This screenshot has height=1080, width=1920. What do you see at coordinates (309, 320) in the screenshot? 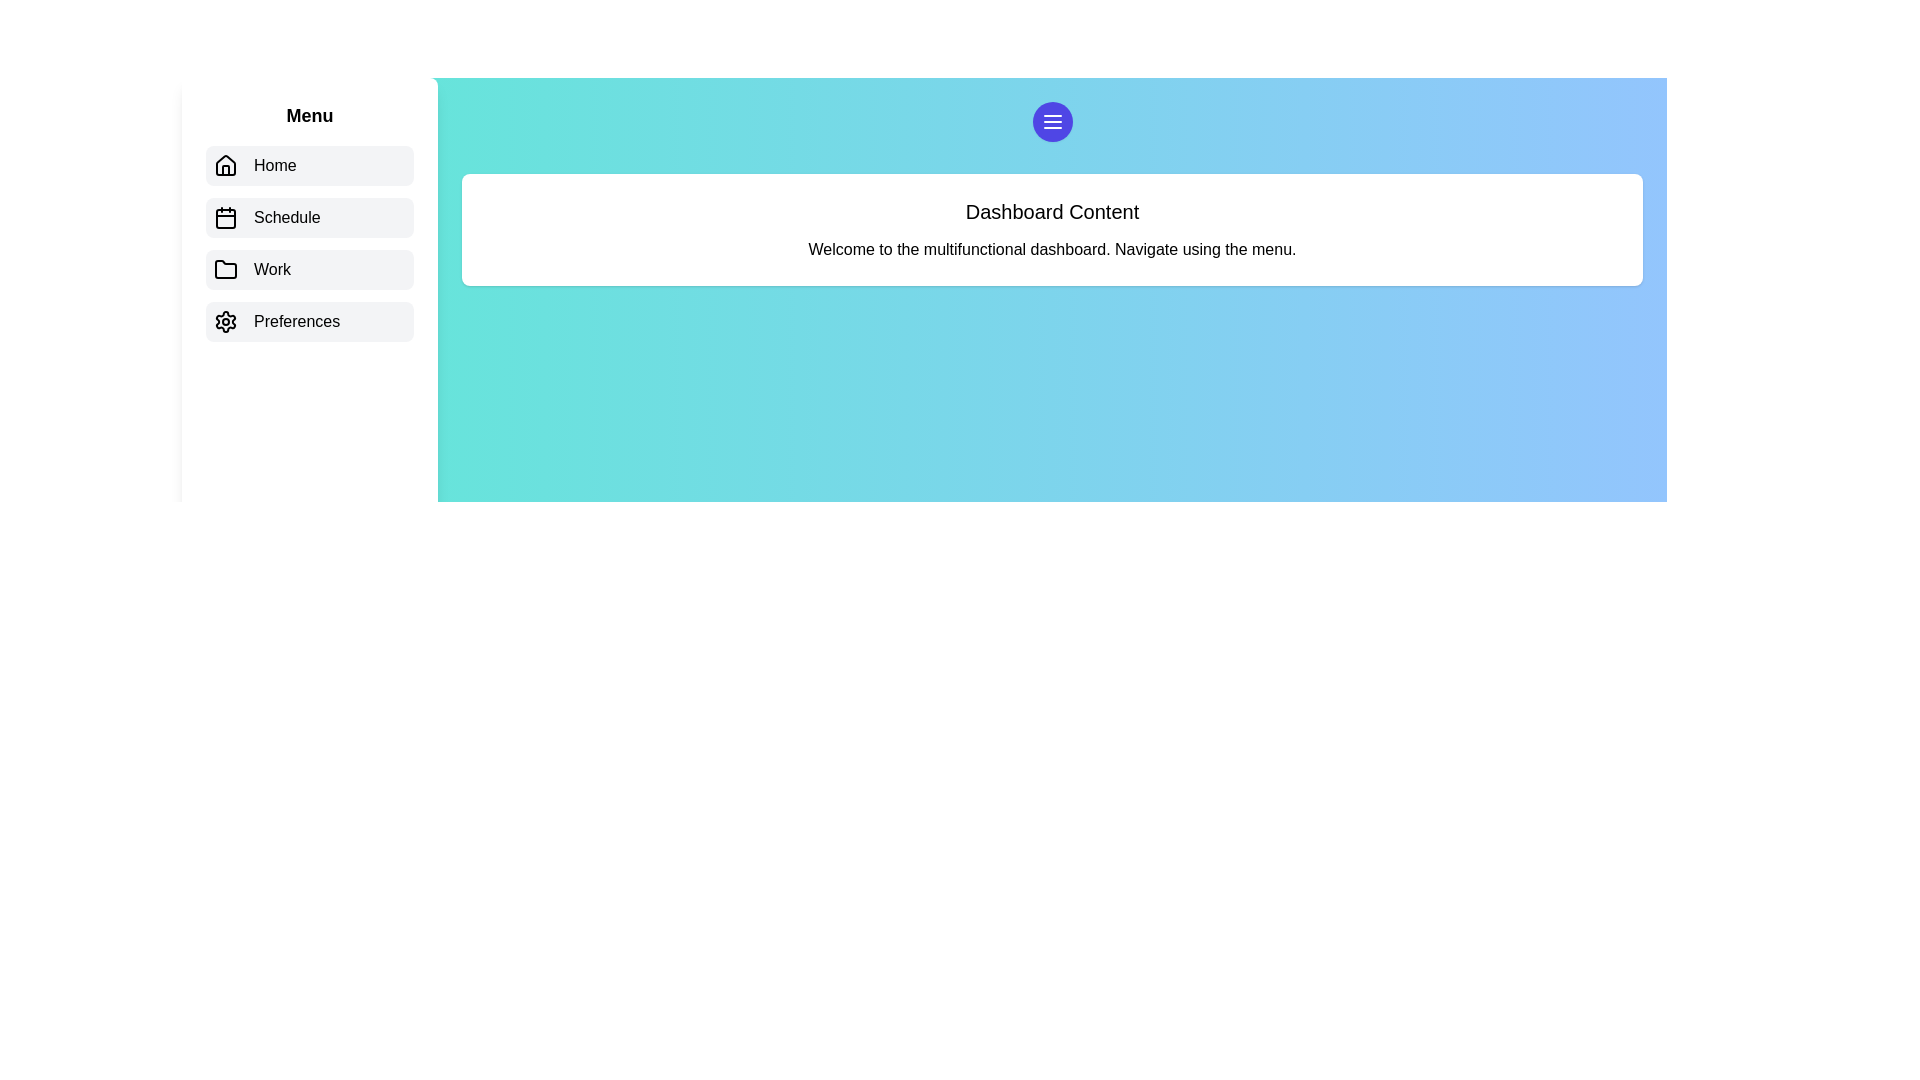
I see `the menu item corresponding to Preferences` at bounding box center [309, 320].